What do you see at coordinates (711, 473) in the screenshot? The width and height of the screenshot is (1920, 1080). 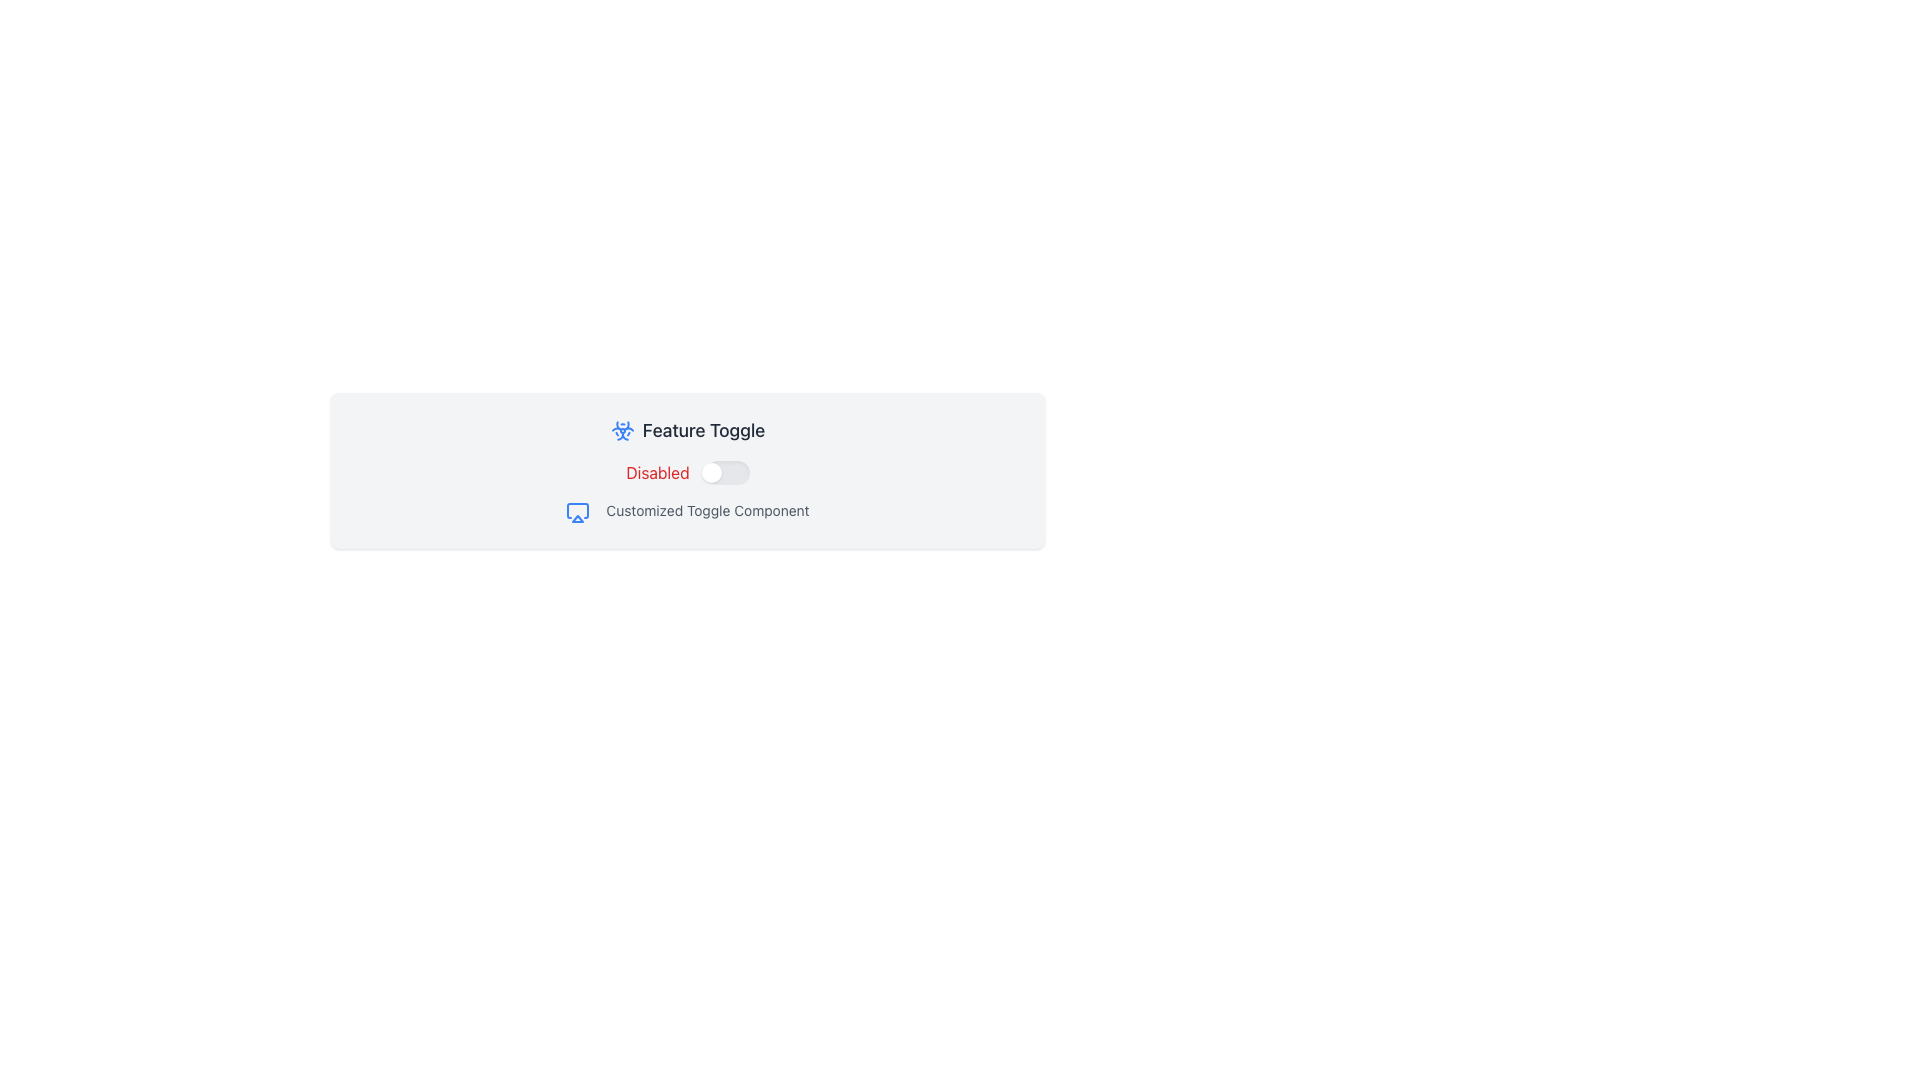 I see `the toggle knob` at bounding box center [711, 473].